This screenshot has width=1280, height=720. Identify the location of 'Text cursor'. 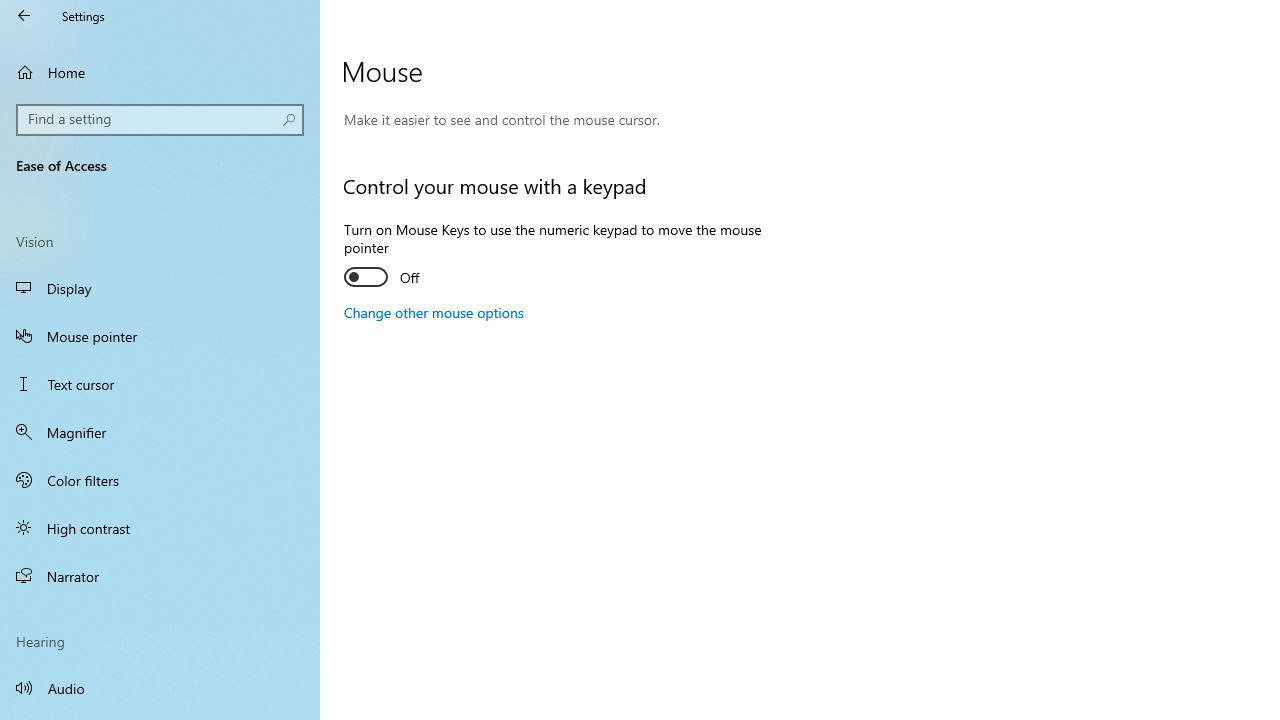
(160, 384).